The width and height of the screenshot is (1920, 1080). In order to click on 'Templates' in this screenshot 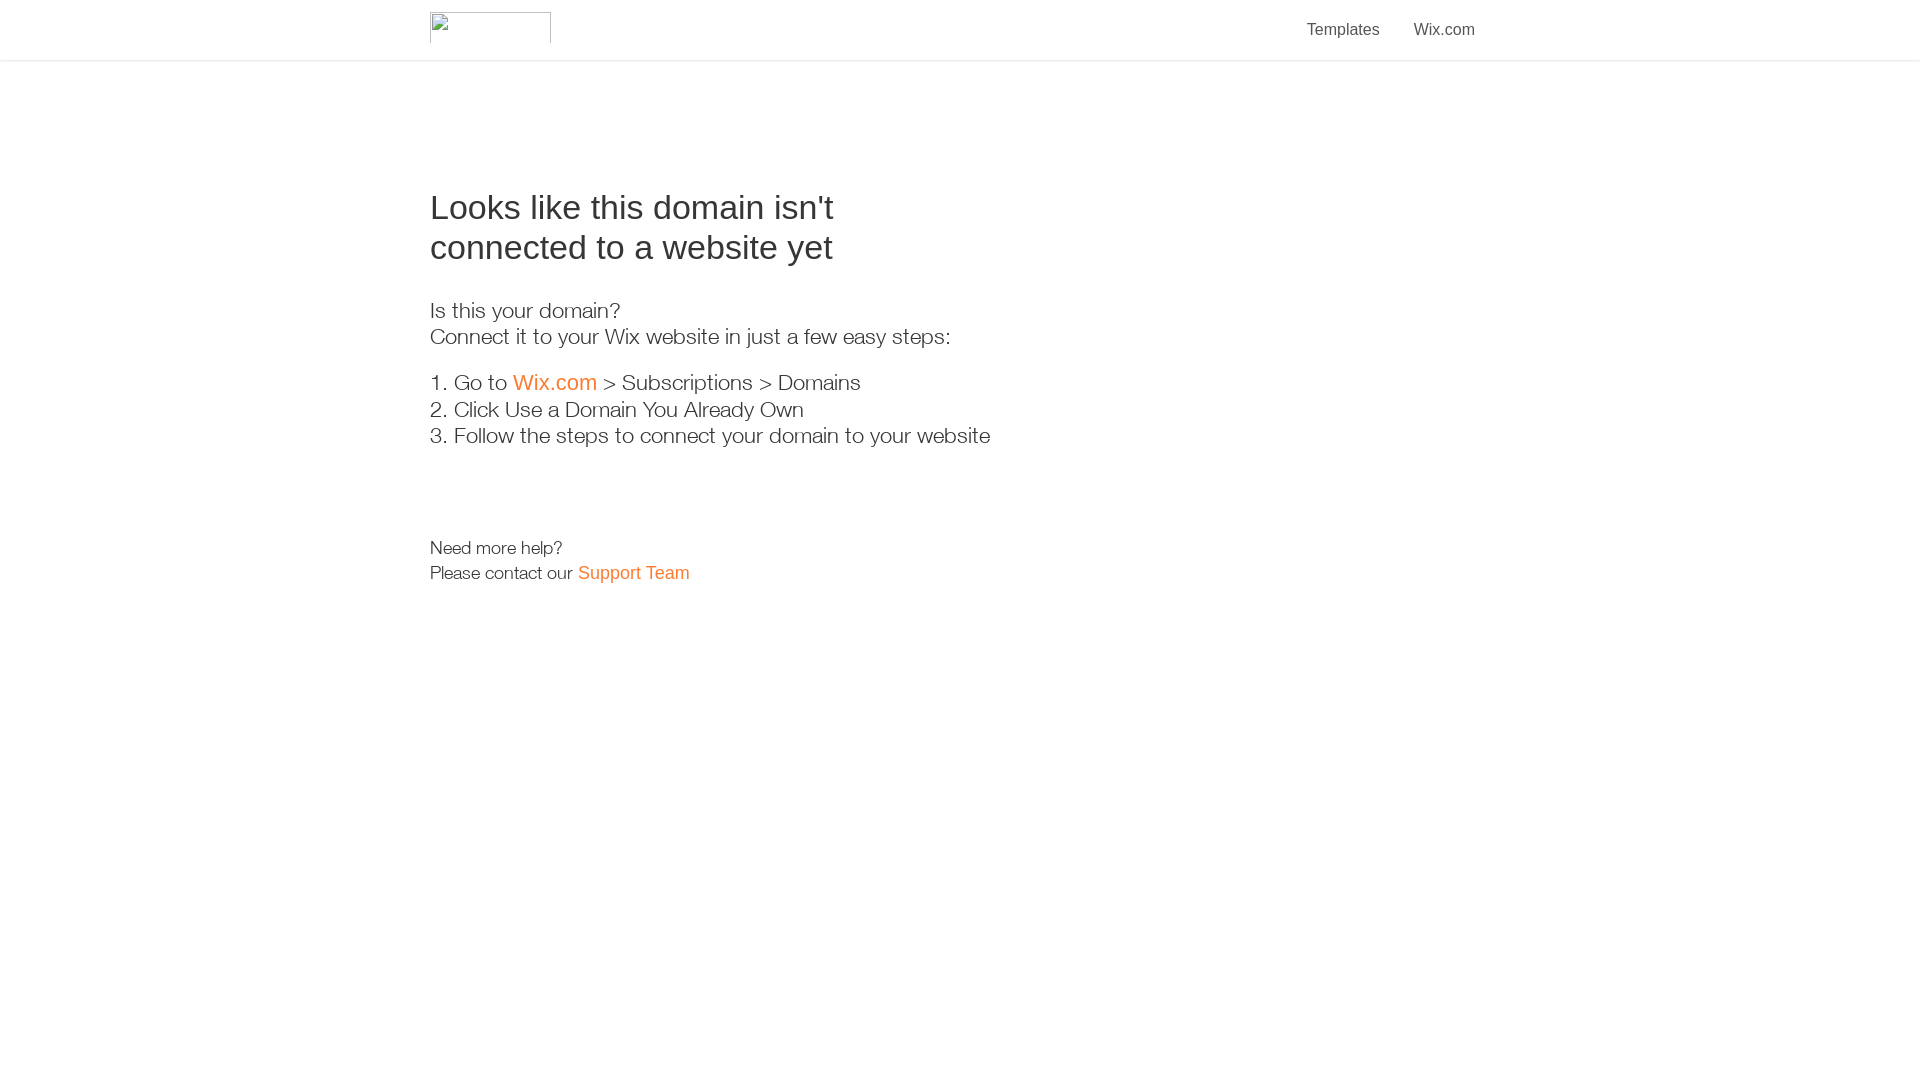, I will do `click(1343, 19)`.